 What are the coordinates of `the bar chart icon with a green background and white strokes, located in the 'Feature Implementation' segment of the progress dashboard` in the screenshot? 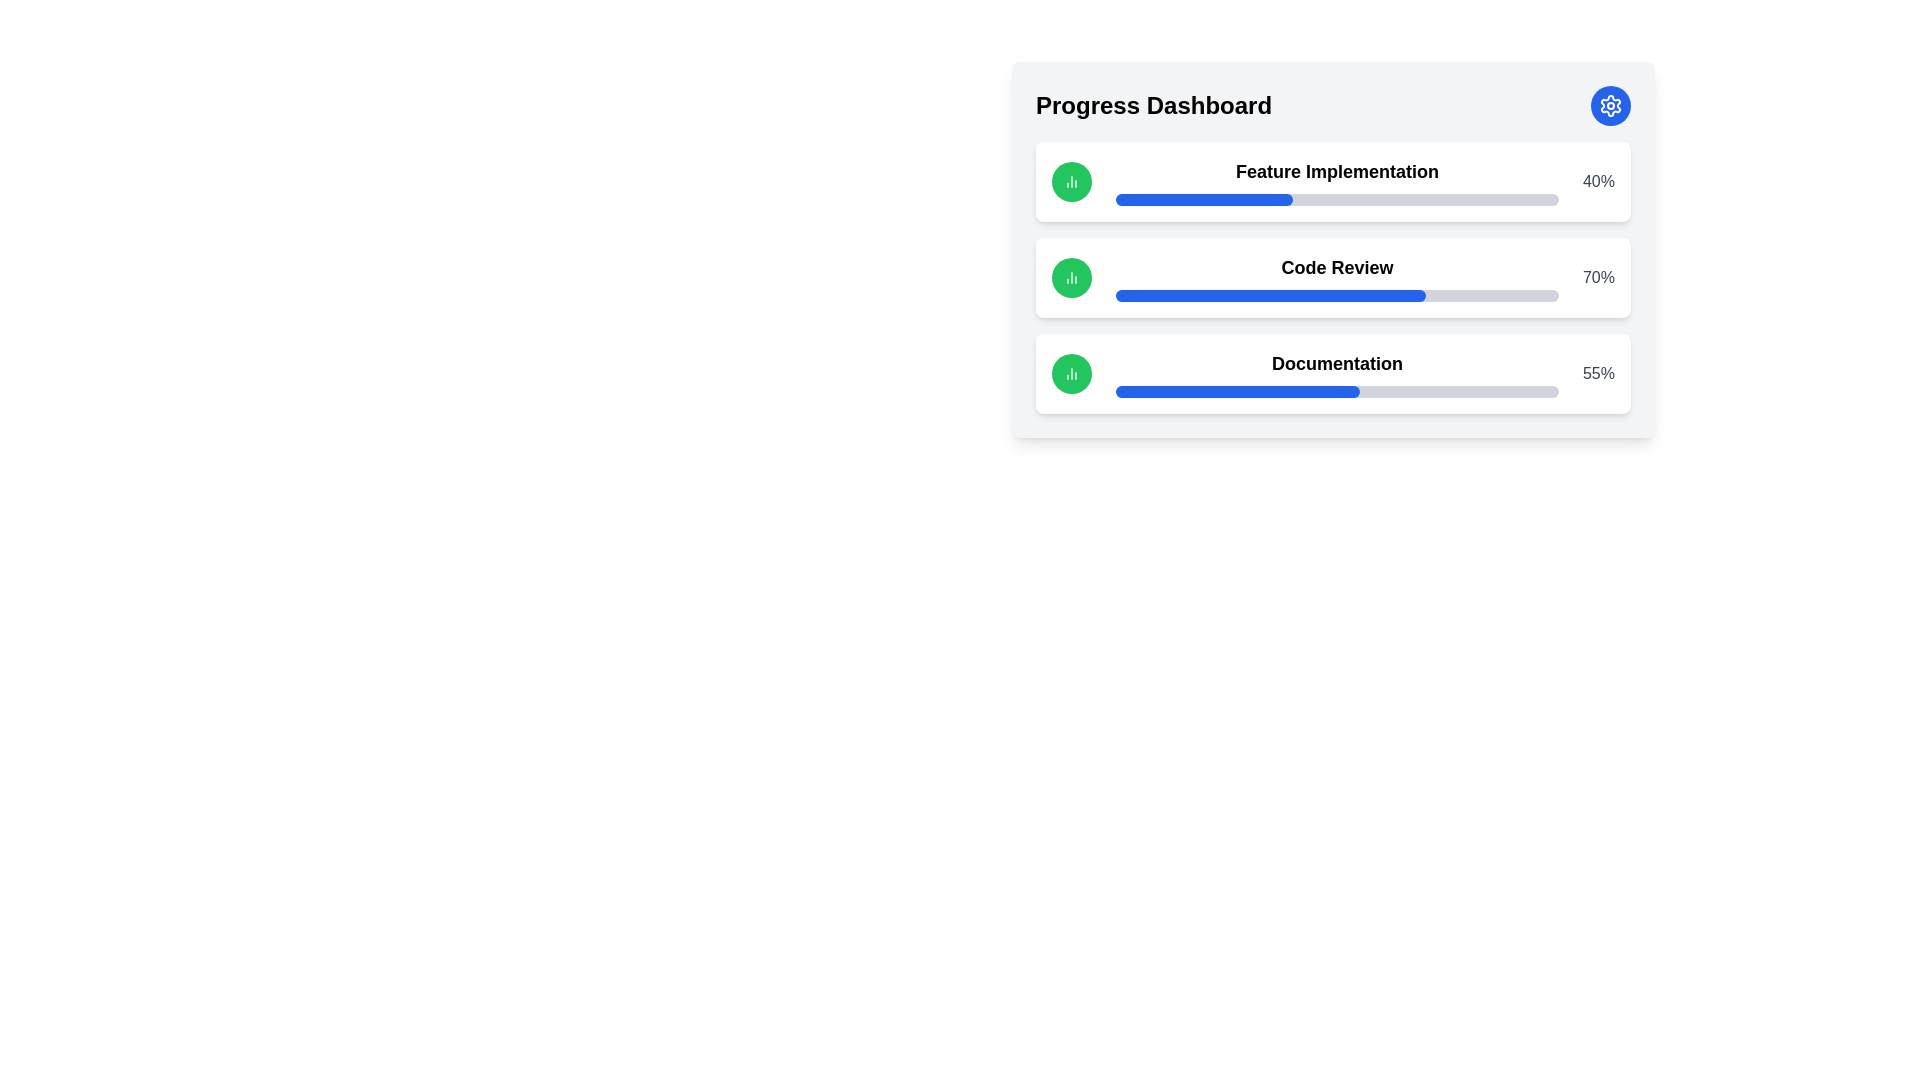 It's located at (1070, 181).